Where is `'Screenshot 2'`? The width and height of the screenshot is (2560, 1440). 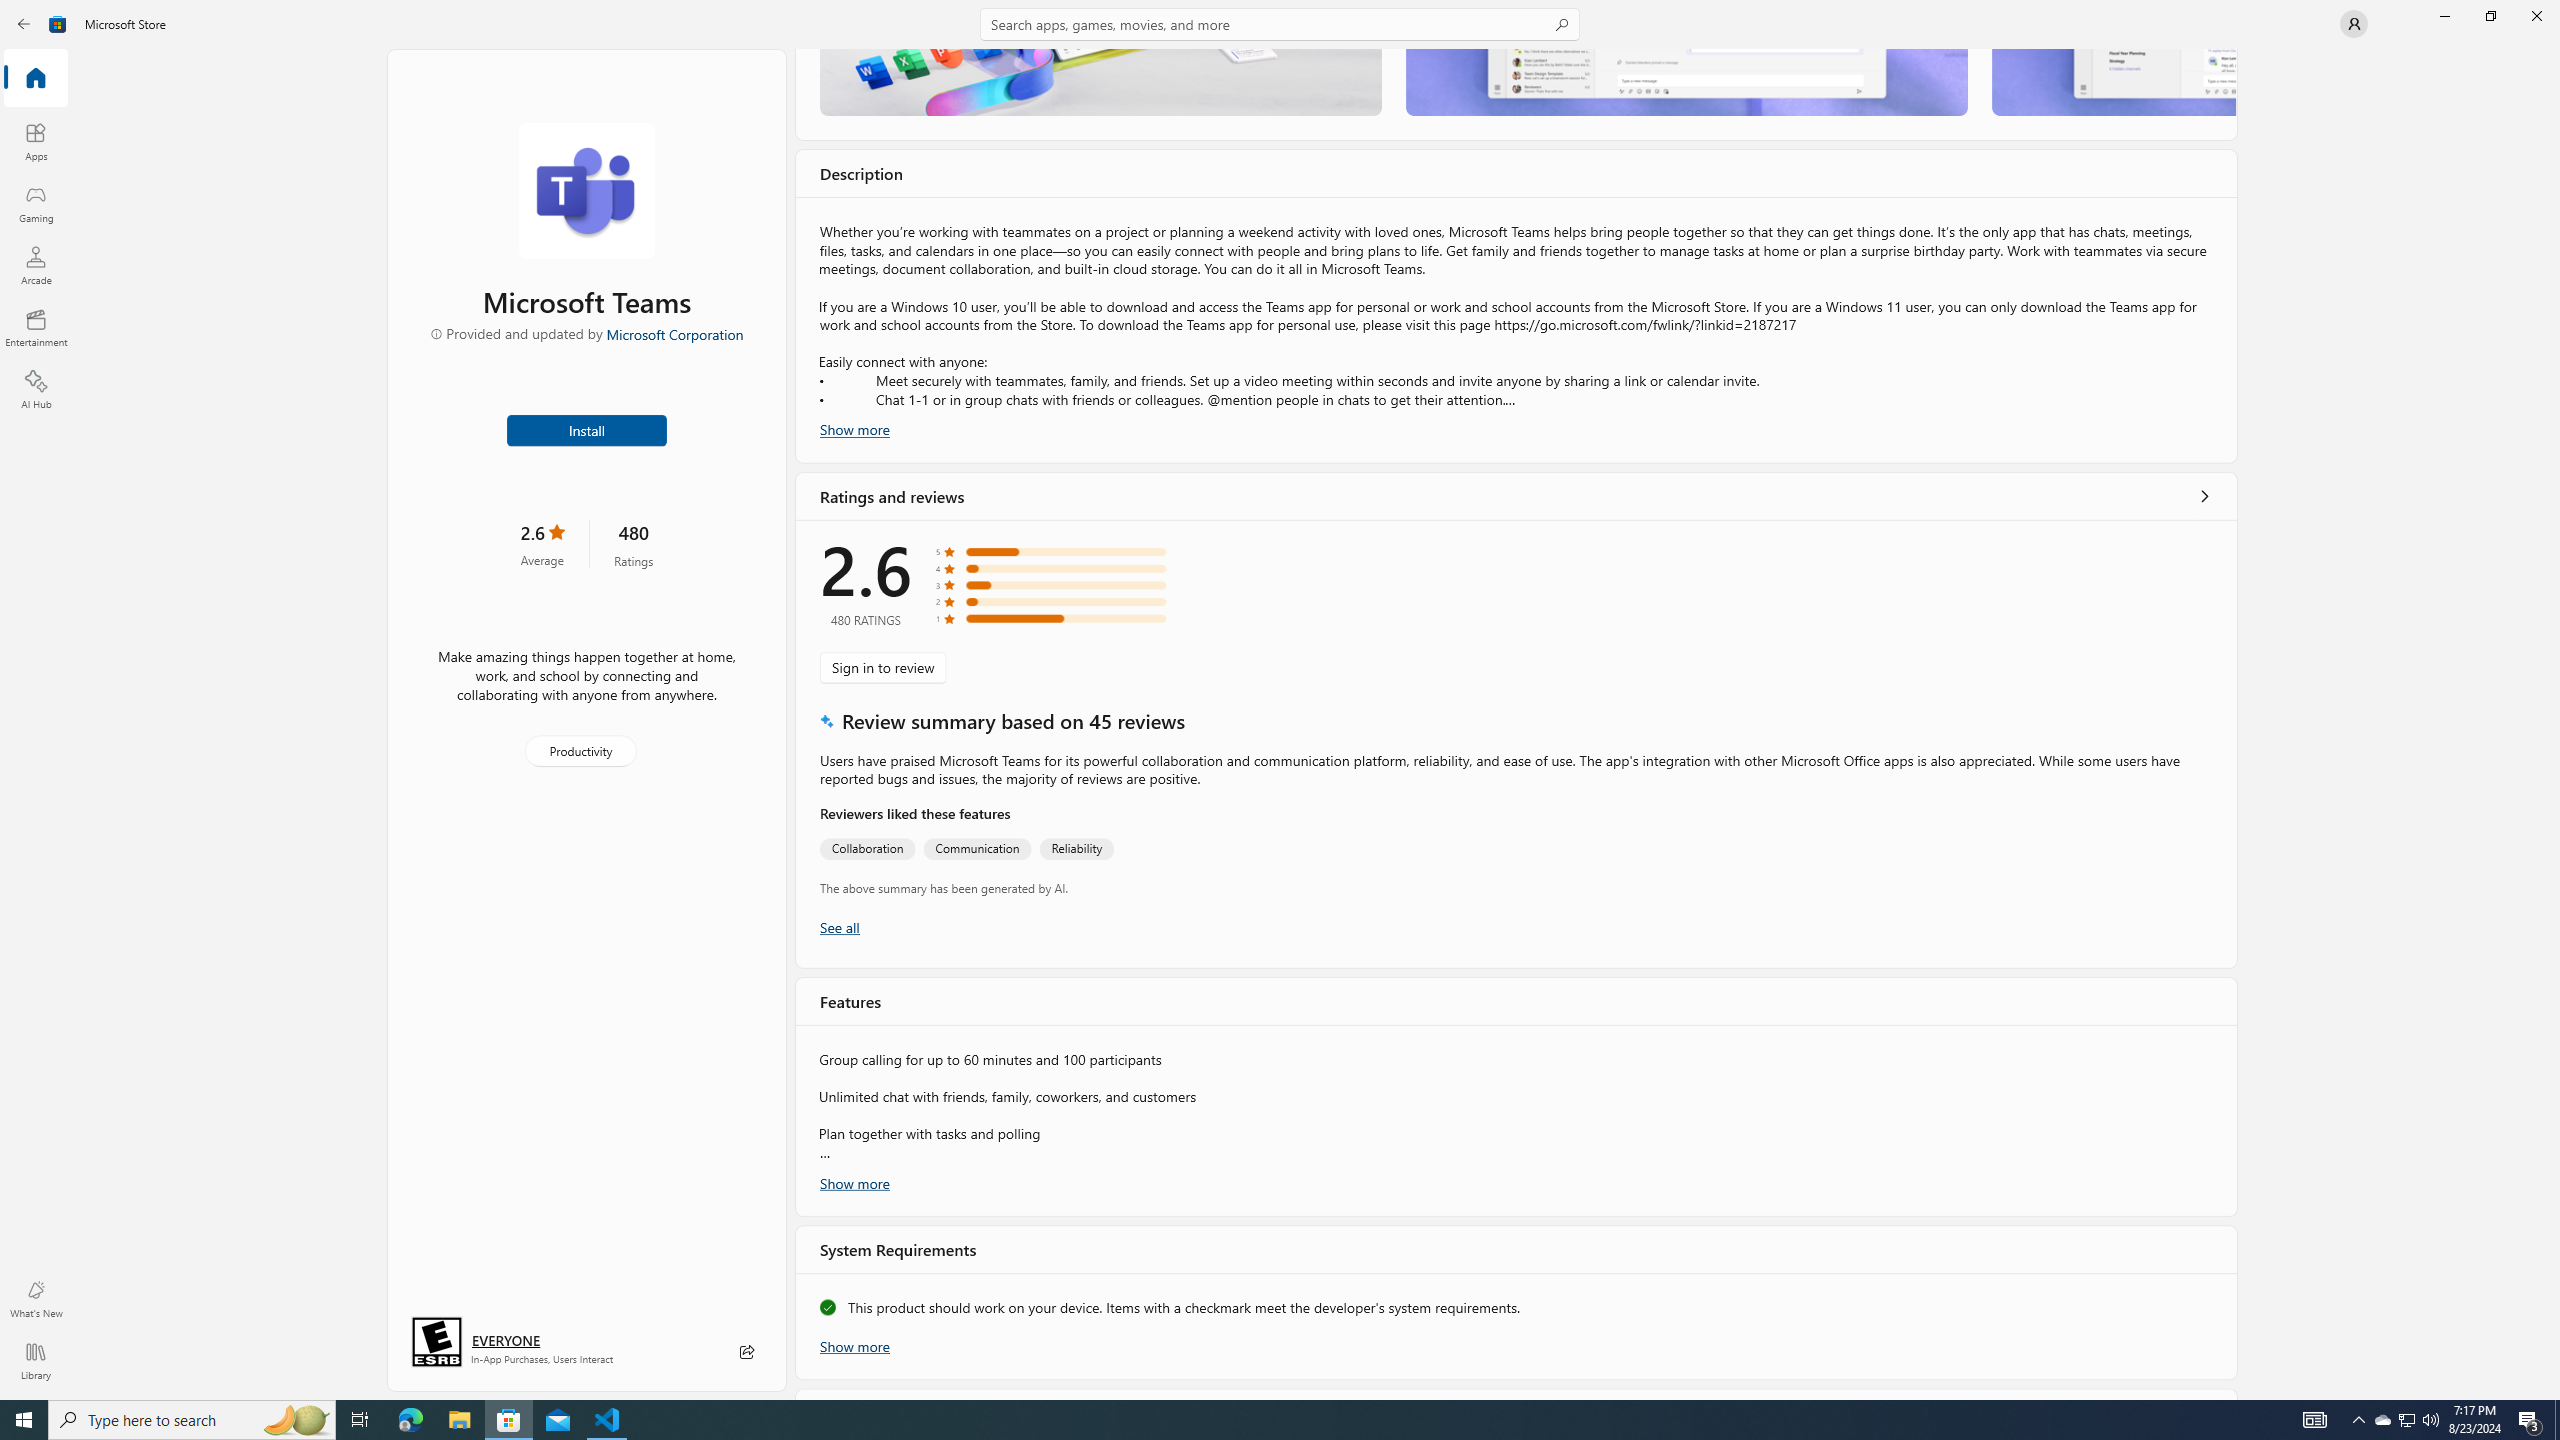
'Screenshot 2' is located at coordinates (1687, 81).